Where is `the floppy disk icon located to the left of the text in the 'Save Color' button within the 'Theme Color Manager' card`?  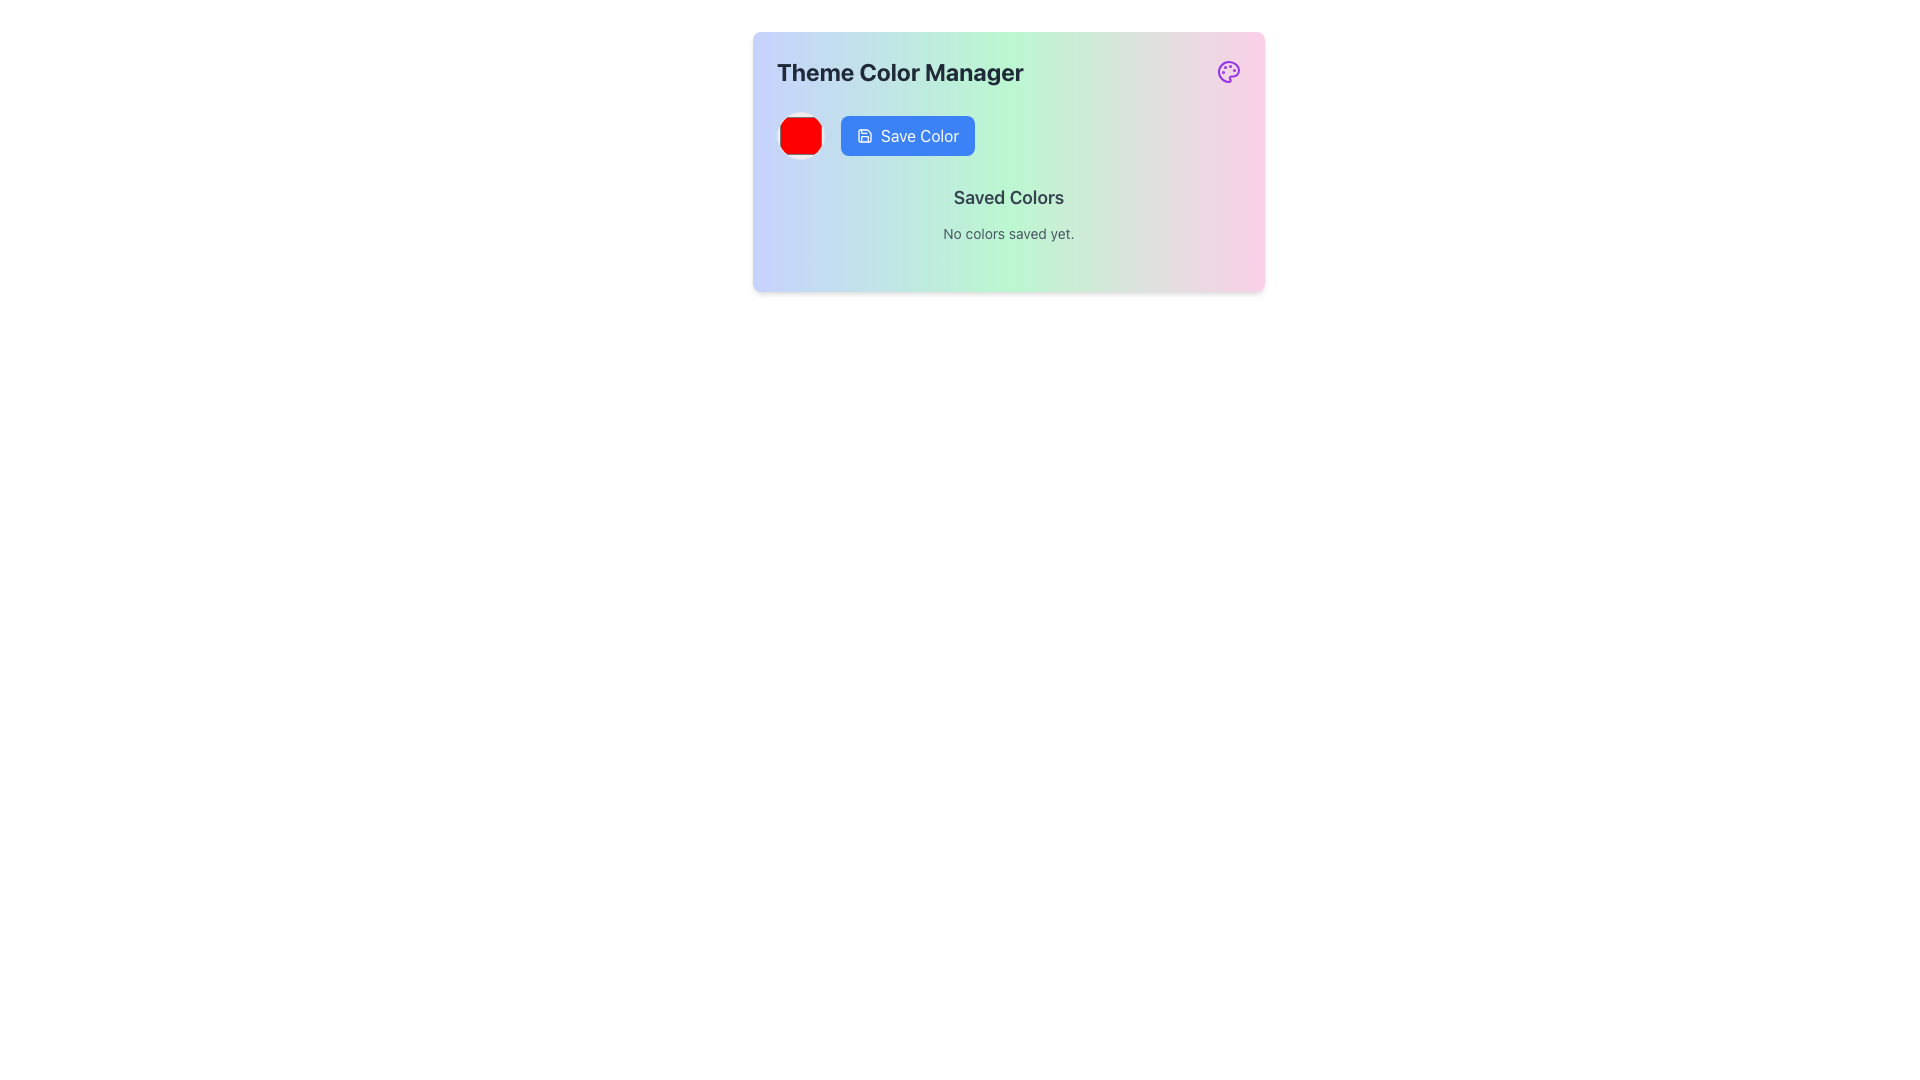
the floppy disk icon located to the left of the text in the 'Save Color' button within the 'Theme Color Manager' card is located at coordinates (864, 135).